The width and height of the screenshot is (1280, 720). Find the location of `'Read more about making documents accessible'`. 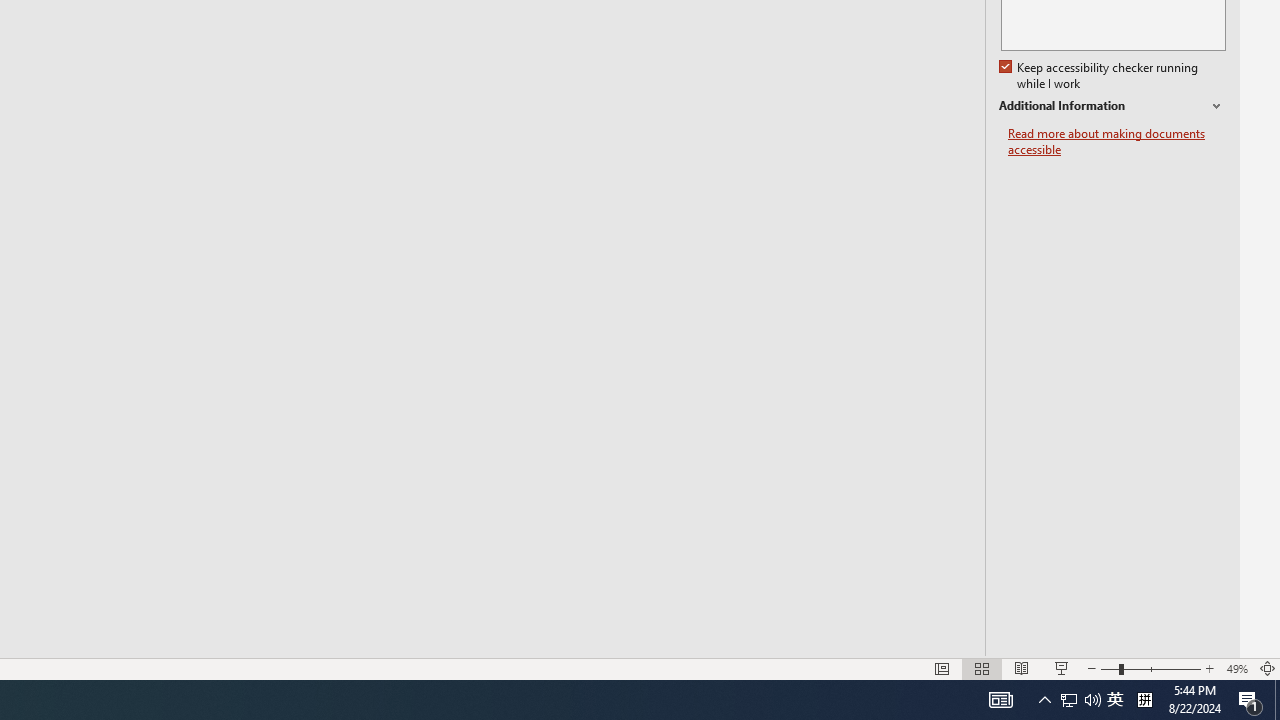

'Read more about making documents accessible' is located at coordinates (1116, 141).